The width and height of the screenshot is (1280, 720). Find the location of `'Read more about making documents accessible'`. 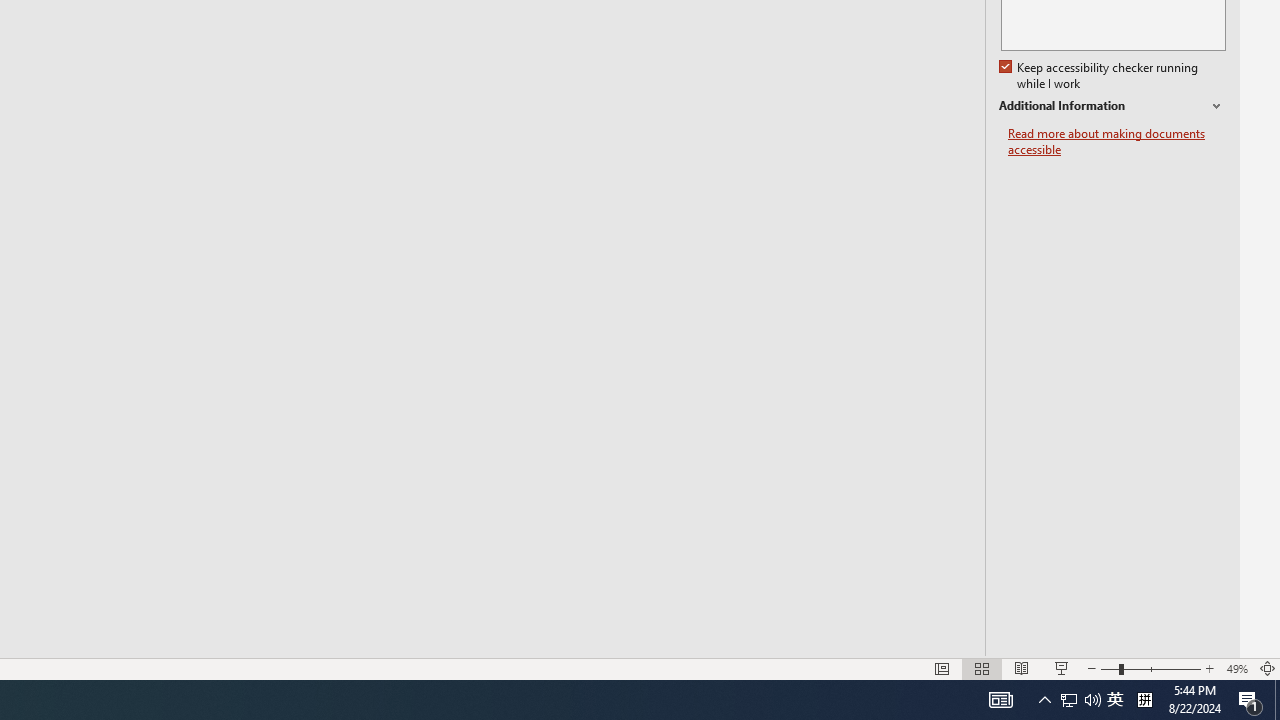

'Read more about making documents accessible' is located at coordinates (1116, 141).